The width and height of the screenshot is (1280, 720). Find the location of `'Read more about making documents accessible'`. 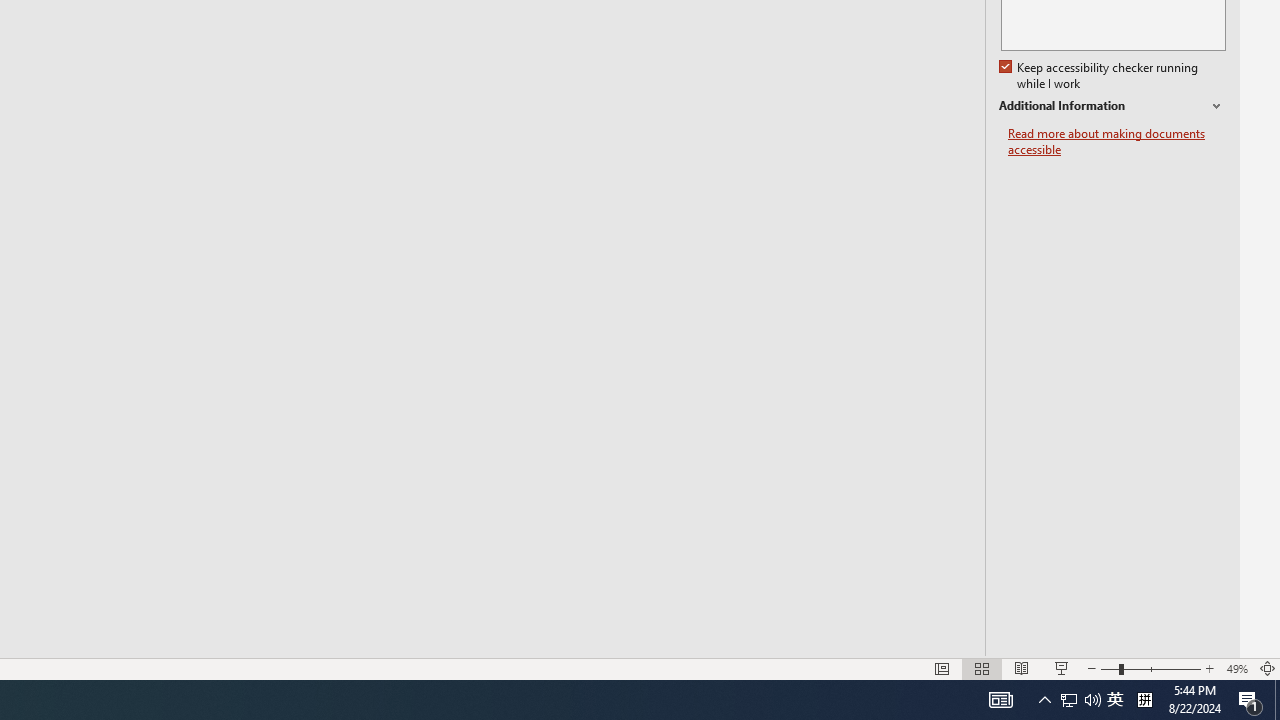

'Read more about making documents accessible' is located at coordinates (1116, 141).